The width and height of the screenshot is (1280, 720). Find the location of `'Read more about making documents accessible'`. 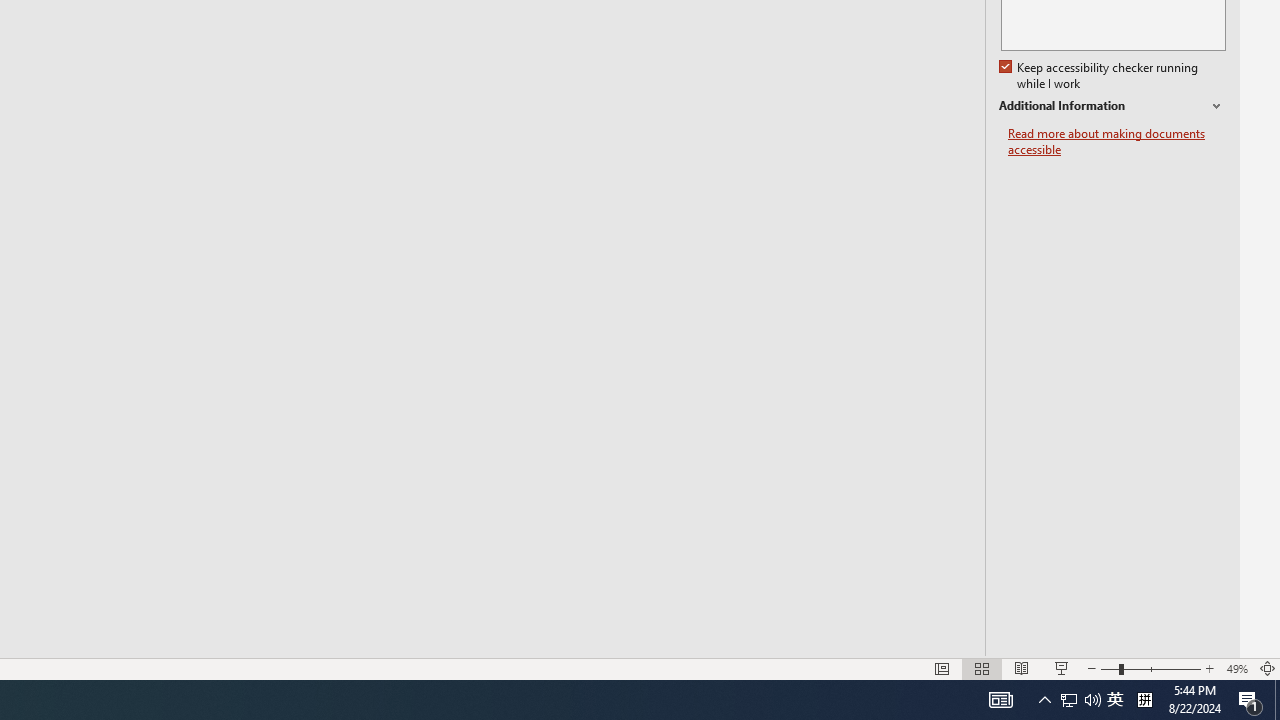

'Read more about making documents accessible' is located at coordinates (1116, 141).